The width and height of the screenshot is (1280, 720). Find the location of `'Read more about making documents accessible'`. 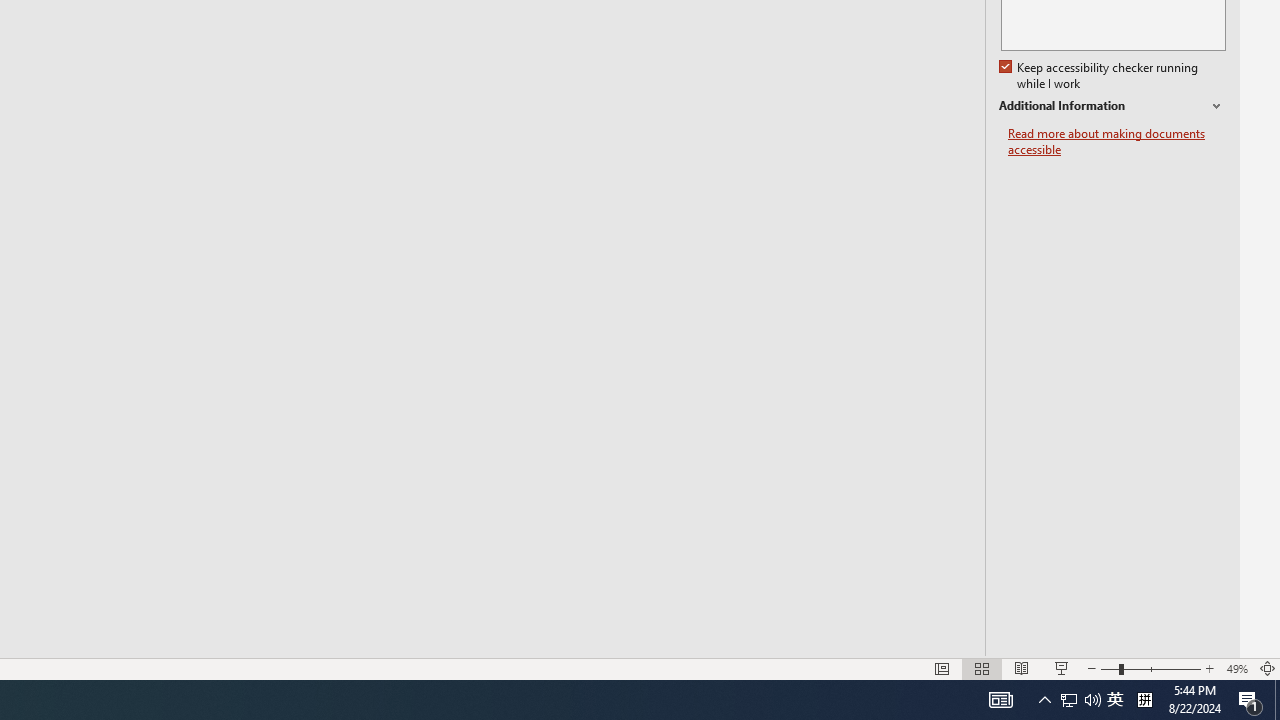

'Read more about making documents accessible' is located at coordinates (1116, 141).